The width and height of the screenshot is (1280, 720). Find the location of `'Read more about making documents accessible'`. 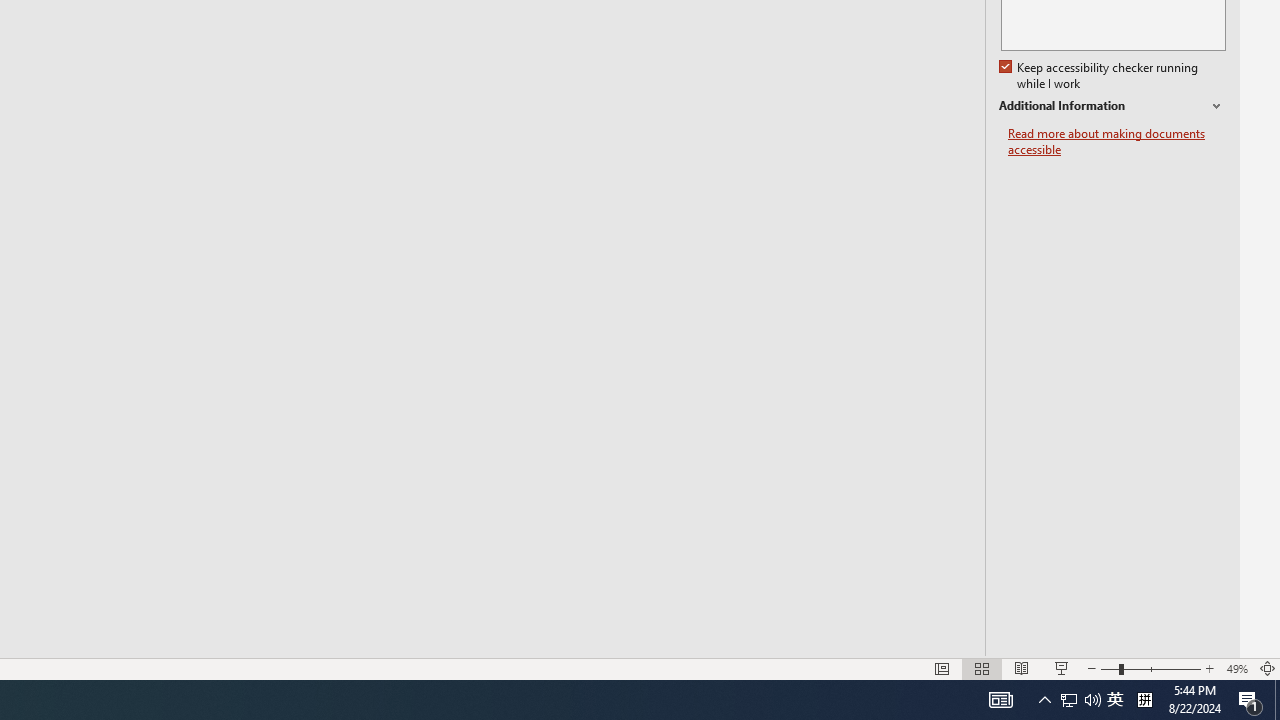

'Read more about making documents accessible' is located at coordinates (1116, 141).